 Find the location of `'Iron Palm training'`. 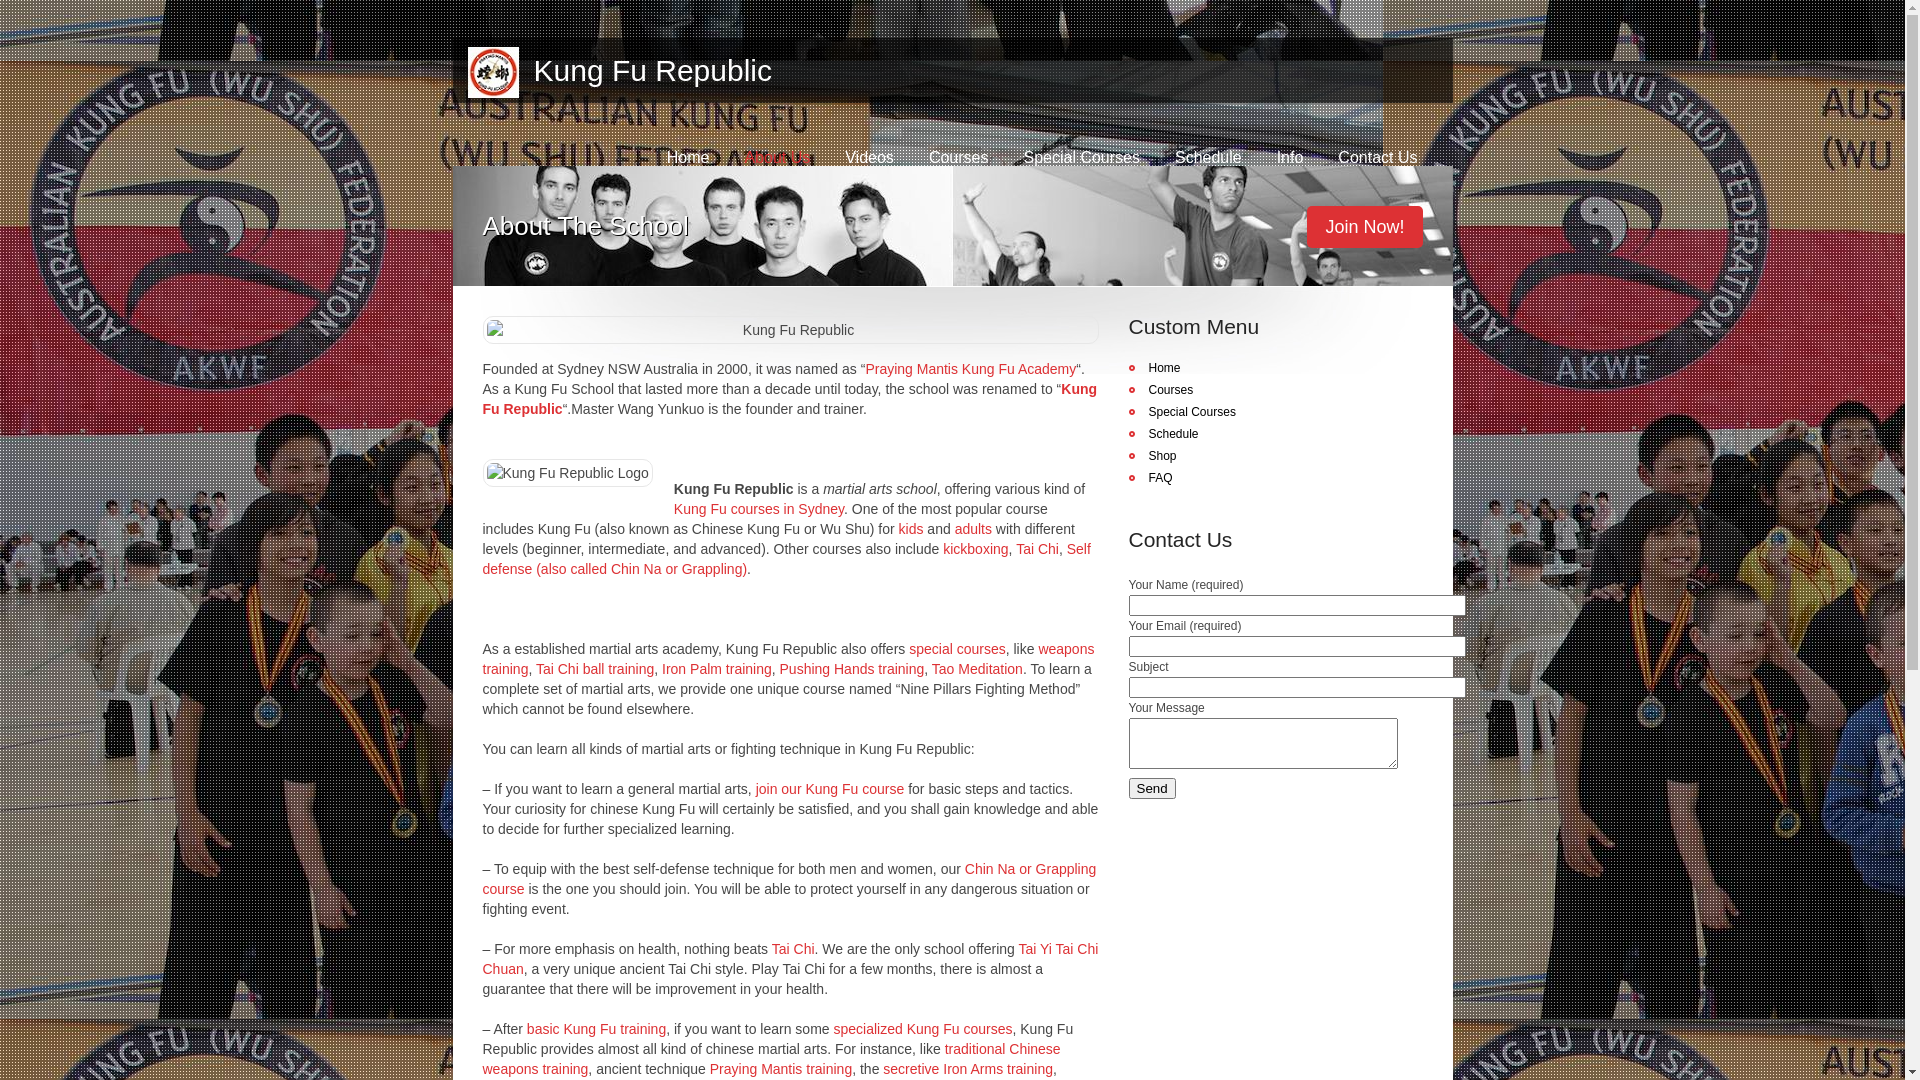

'Iron Palm training' is located at coordinates (716, 668).